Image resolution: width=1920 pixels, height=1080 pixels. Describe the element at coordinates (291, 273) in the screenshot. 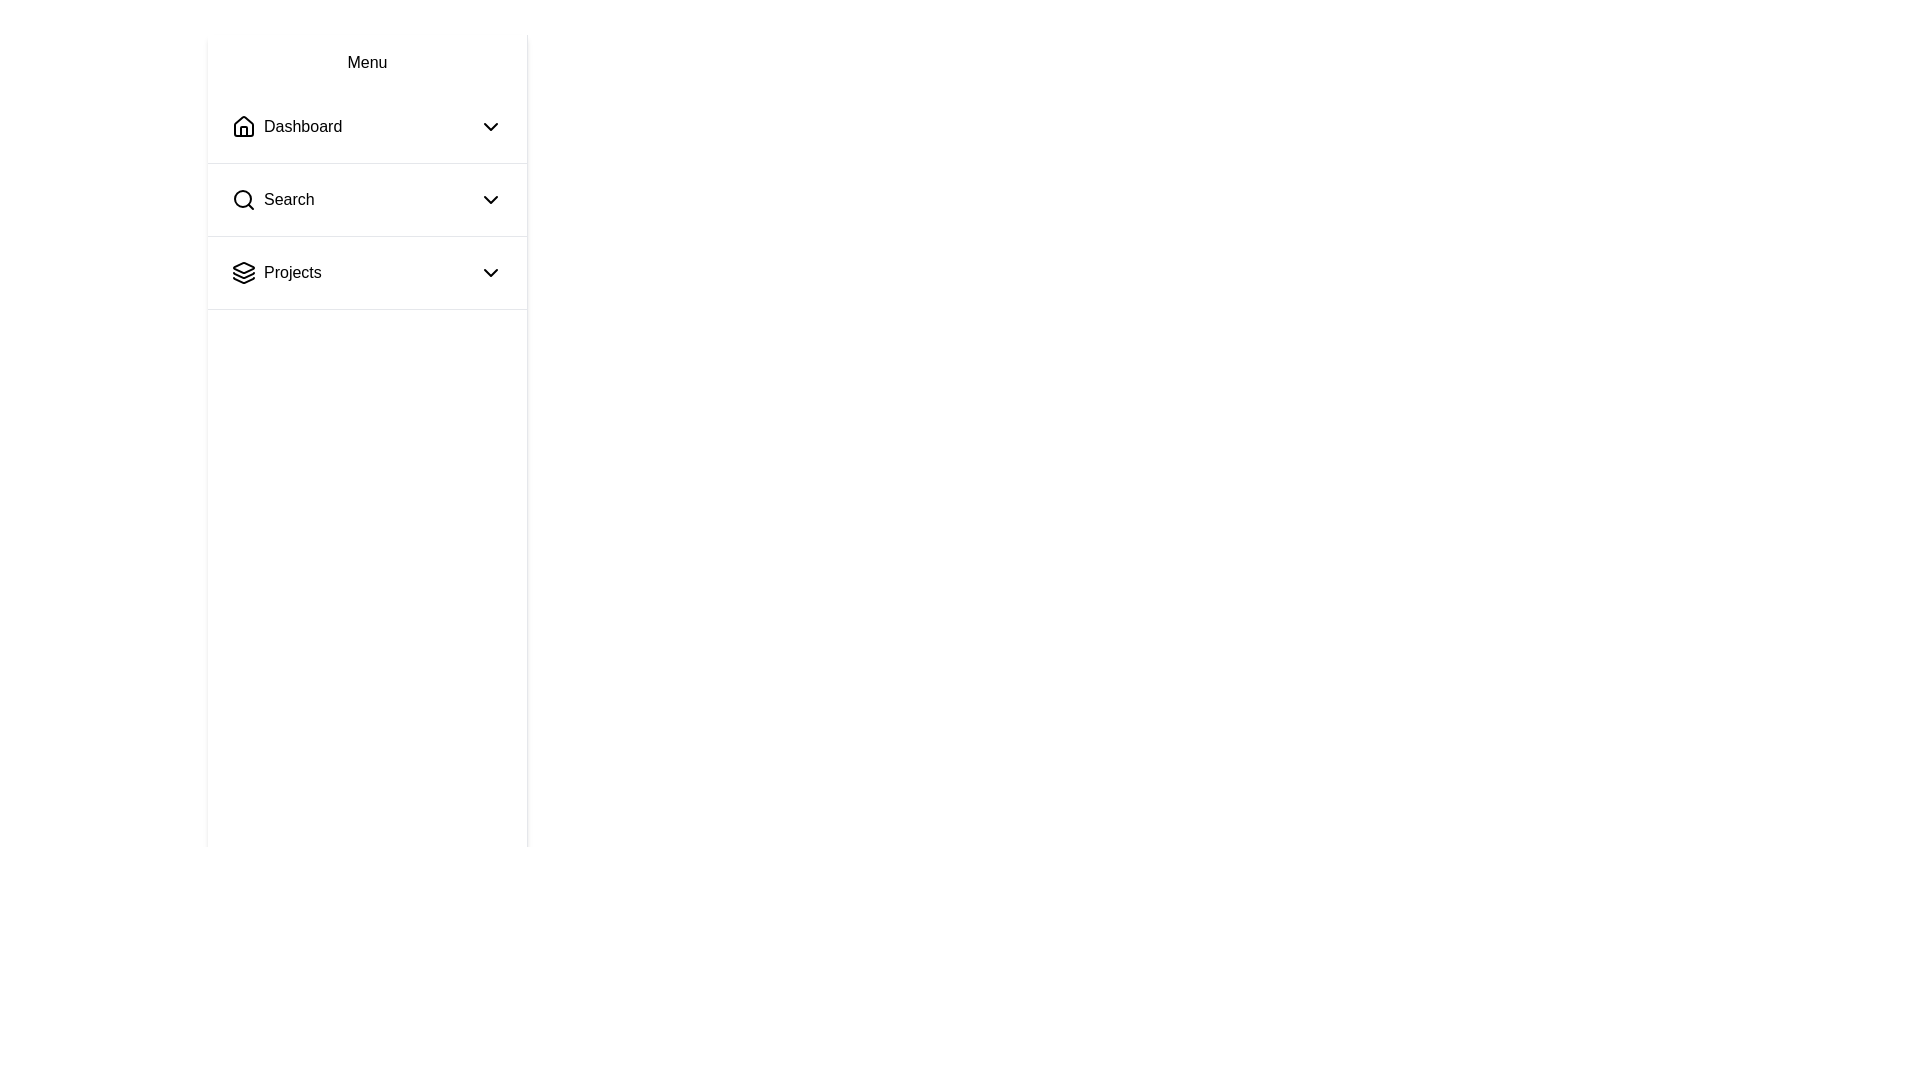

I see `the 'Projects' navigation label located in the vertical menu under 'Dashboard' and 'Search'` at that location.